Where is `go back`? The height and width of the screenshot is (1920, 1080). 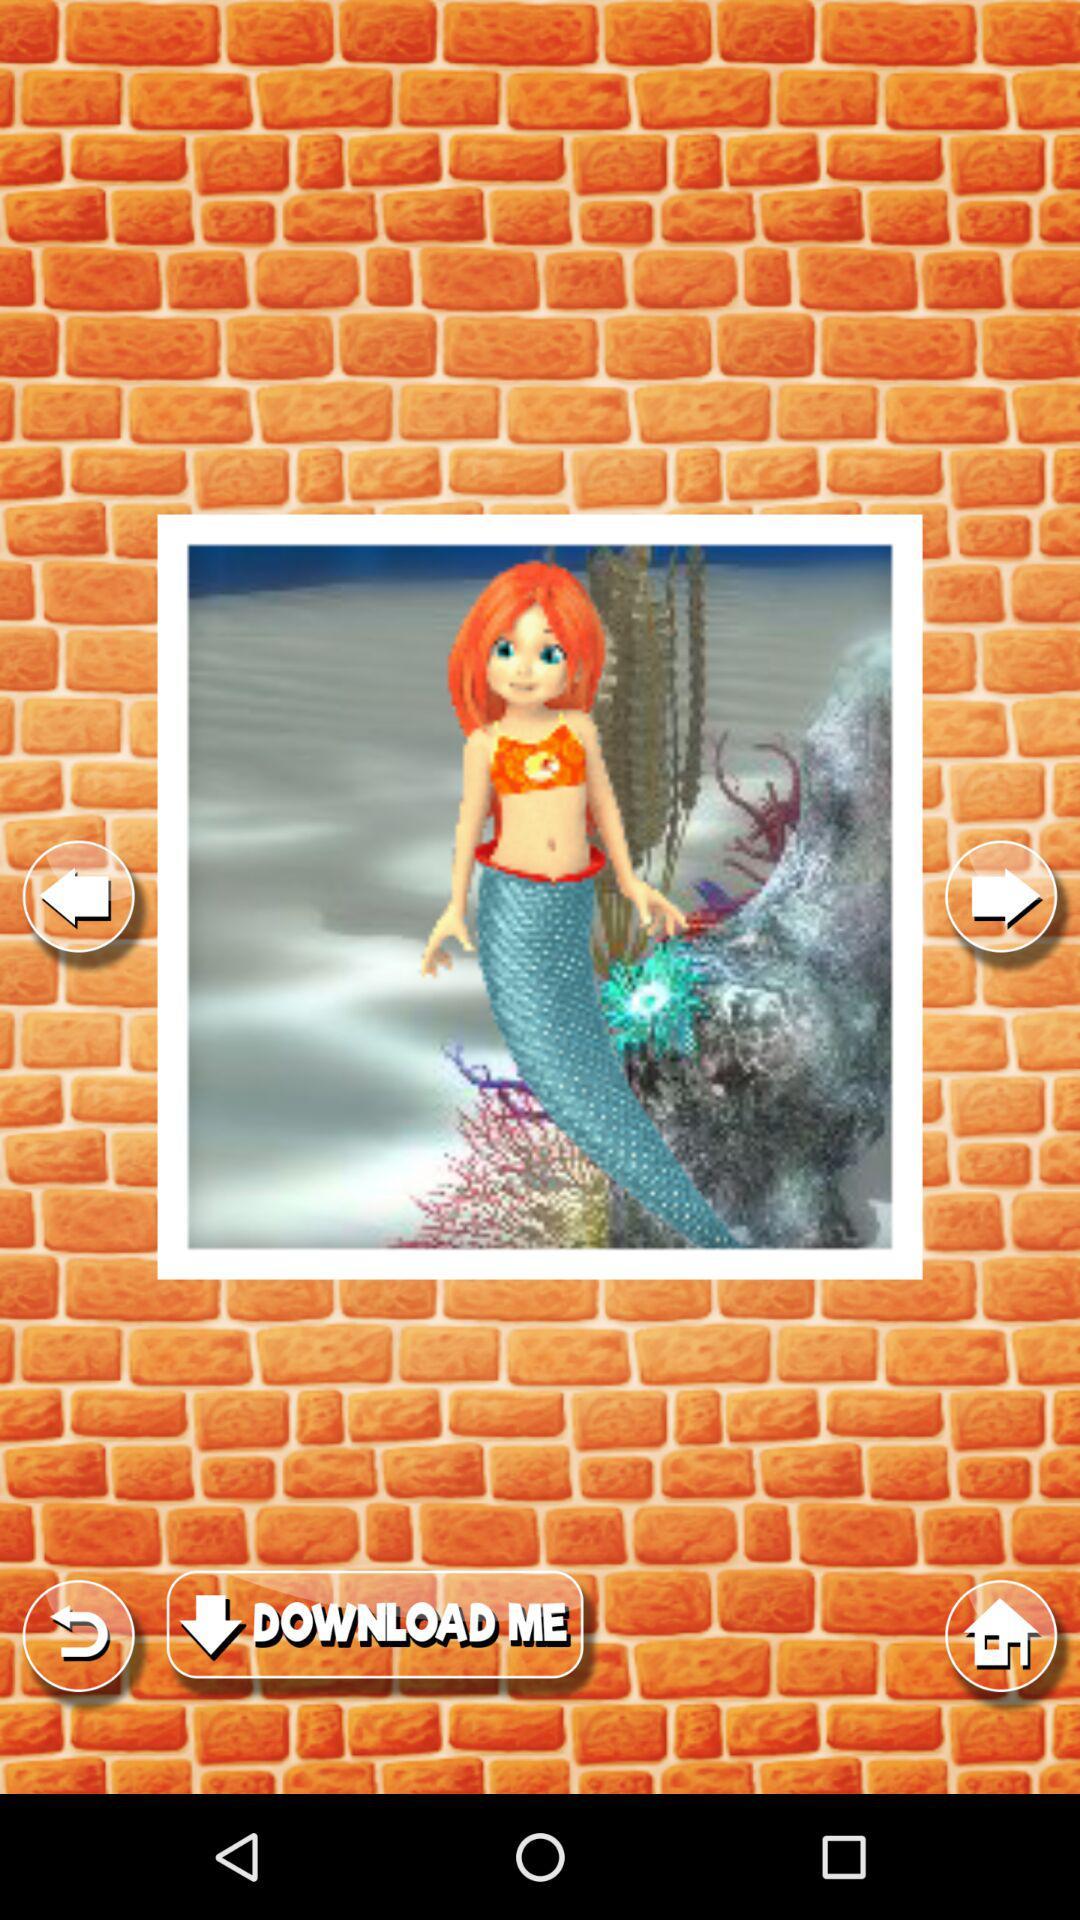 go back is located at coordinates (77, 896).